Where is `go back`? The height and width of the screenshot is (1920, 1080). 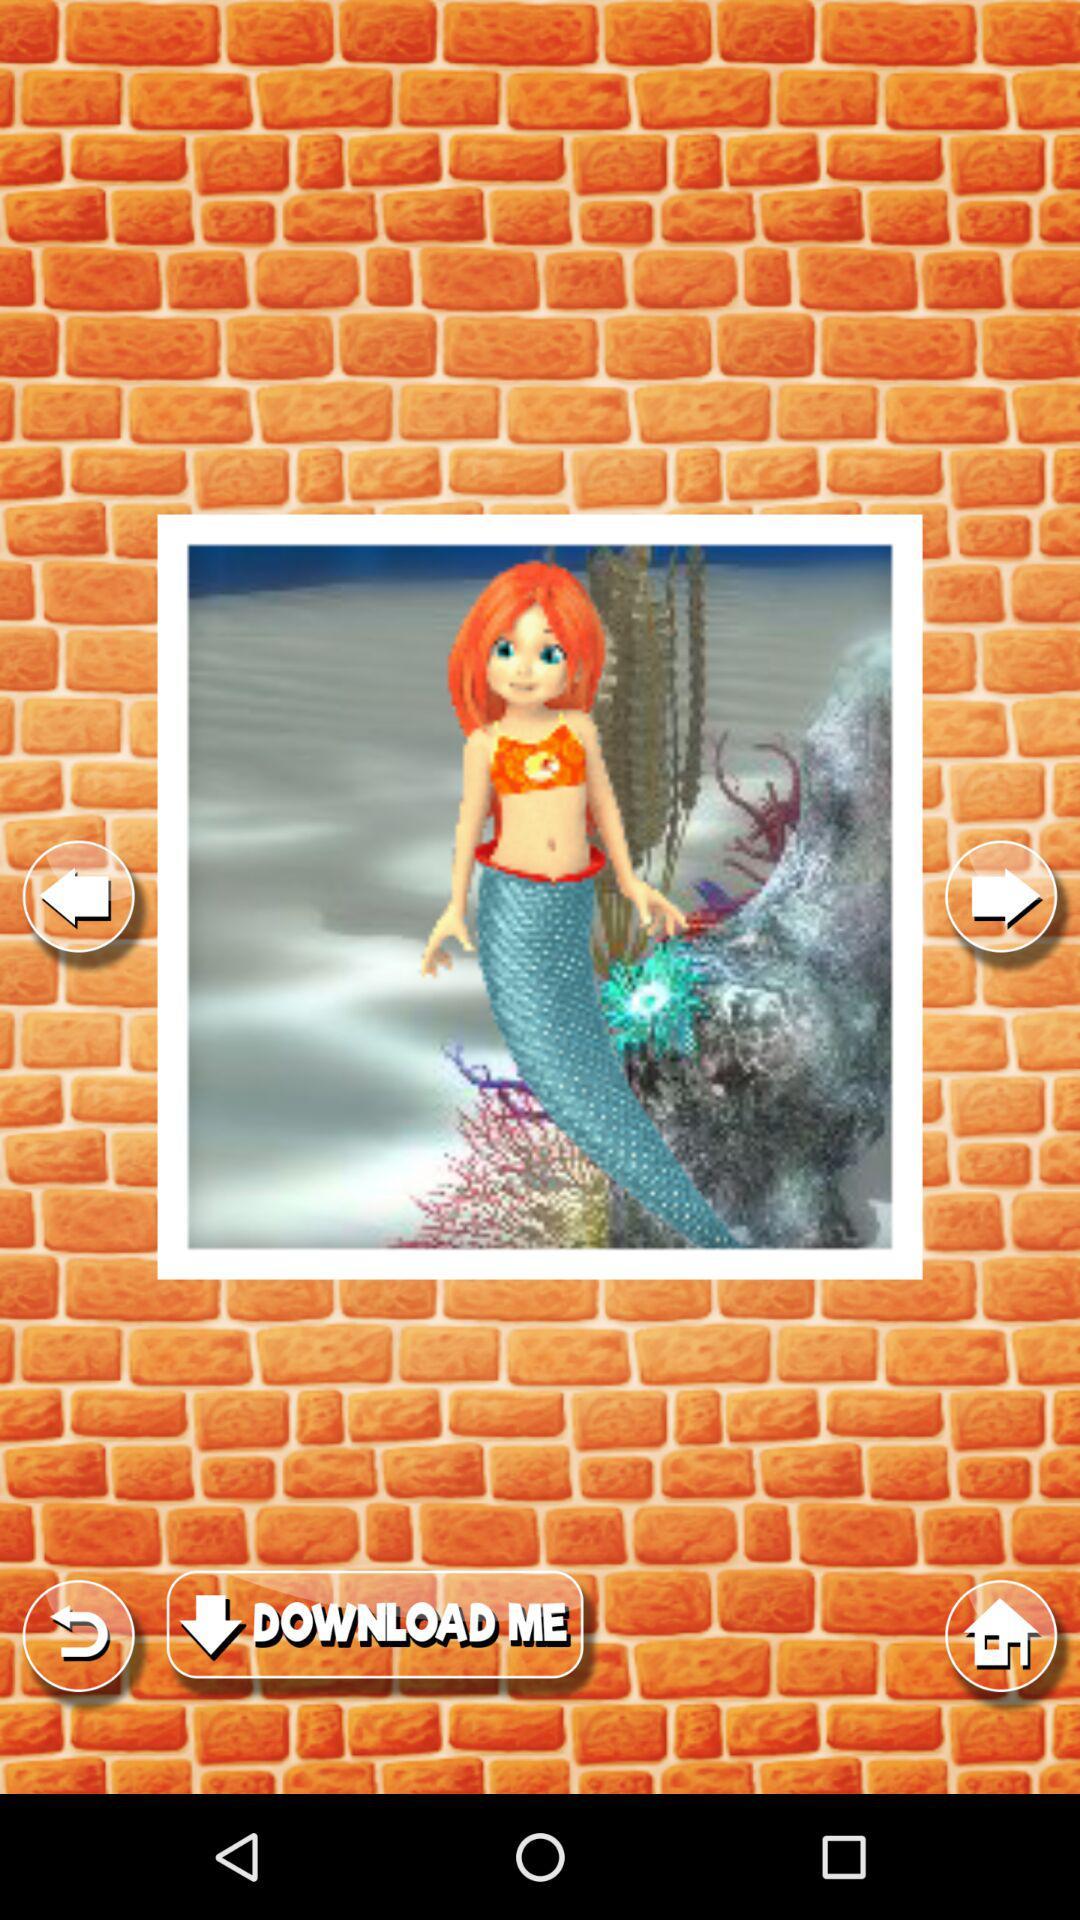 go back is located at coordinates (77, 896).